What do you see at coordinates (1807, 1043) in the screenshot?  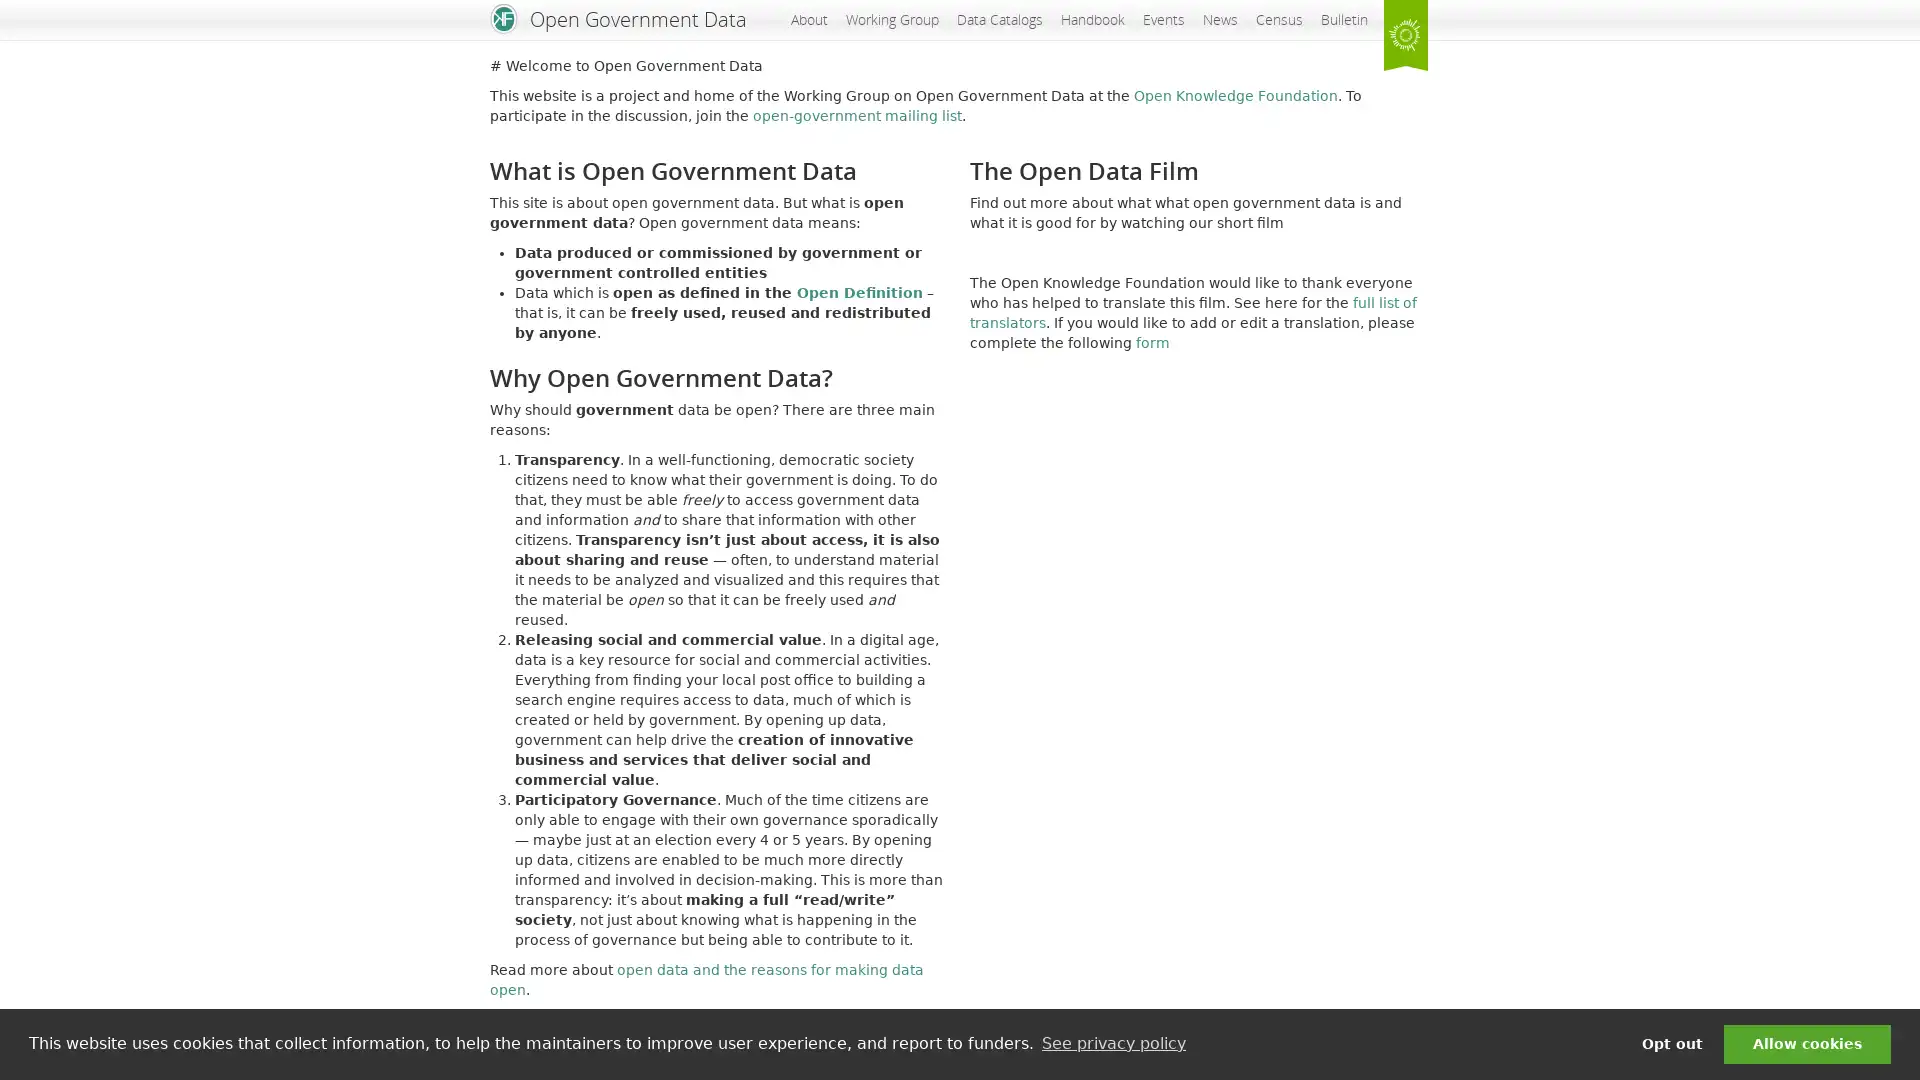 I see `dismiss cookie message` at bounding box center [1807, 1043].